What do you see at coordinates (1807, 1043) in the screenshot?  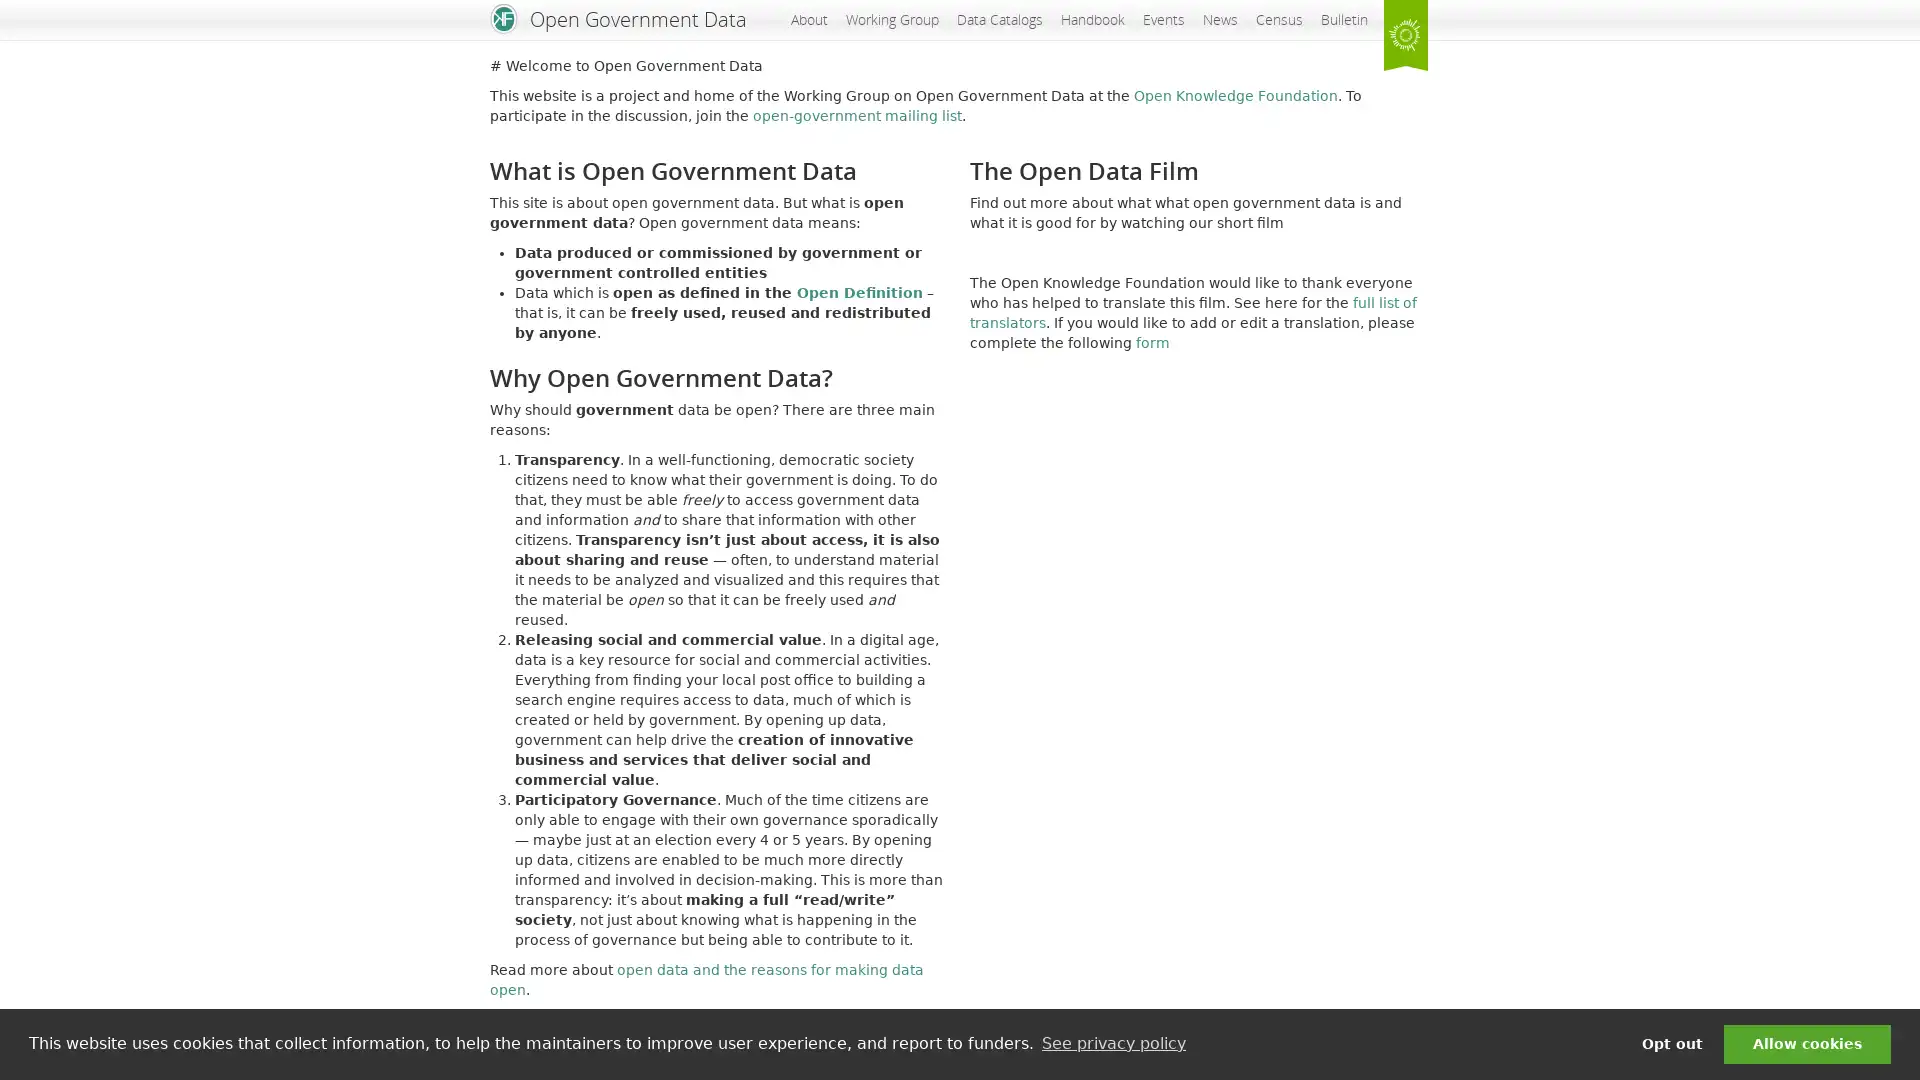 I see `dismiss cookie message` at bounding box center [1807, 1043].